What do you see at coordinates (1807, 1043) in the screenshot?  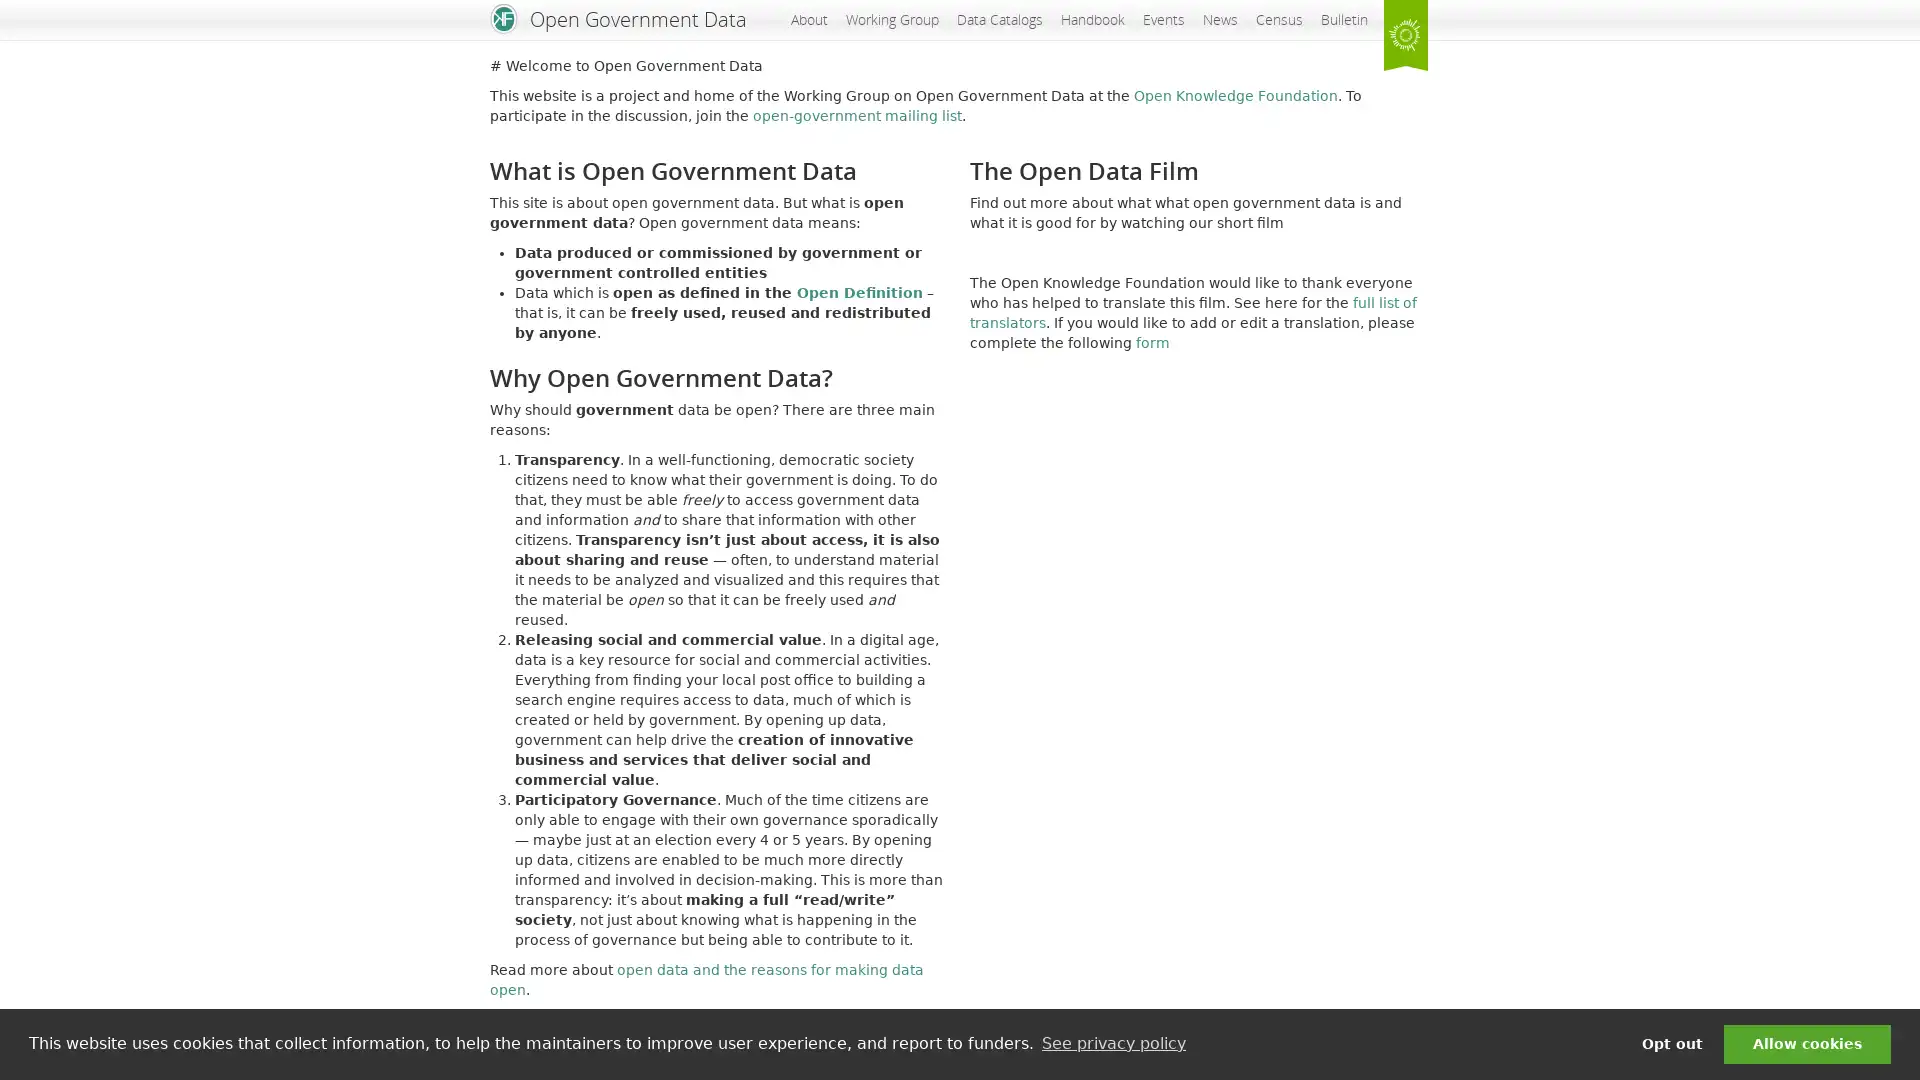 I see `dismiss cookie message` at bounding box center [1807, 1043].